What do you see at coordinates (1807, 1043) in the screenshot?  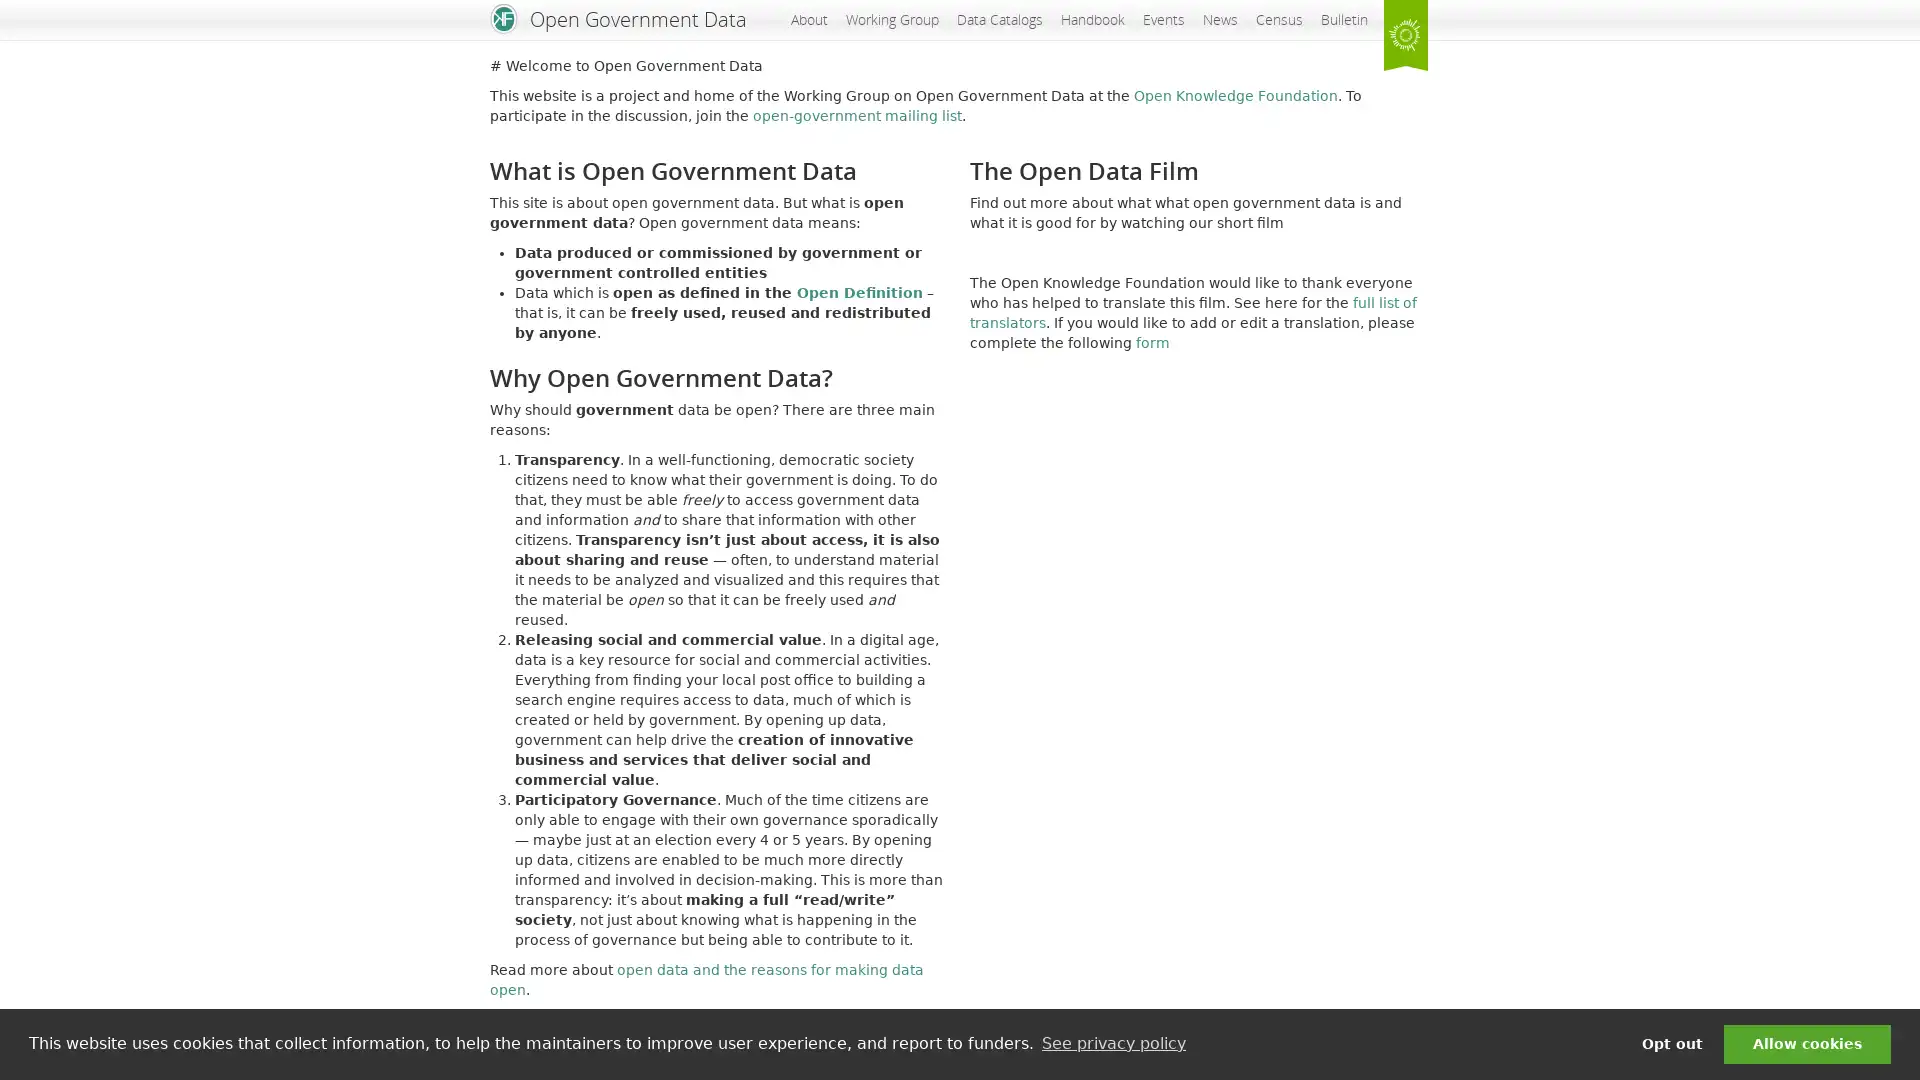 I see `dismiss cookie message` at bounding box center [1807, 1043].